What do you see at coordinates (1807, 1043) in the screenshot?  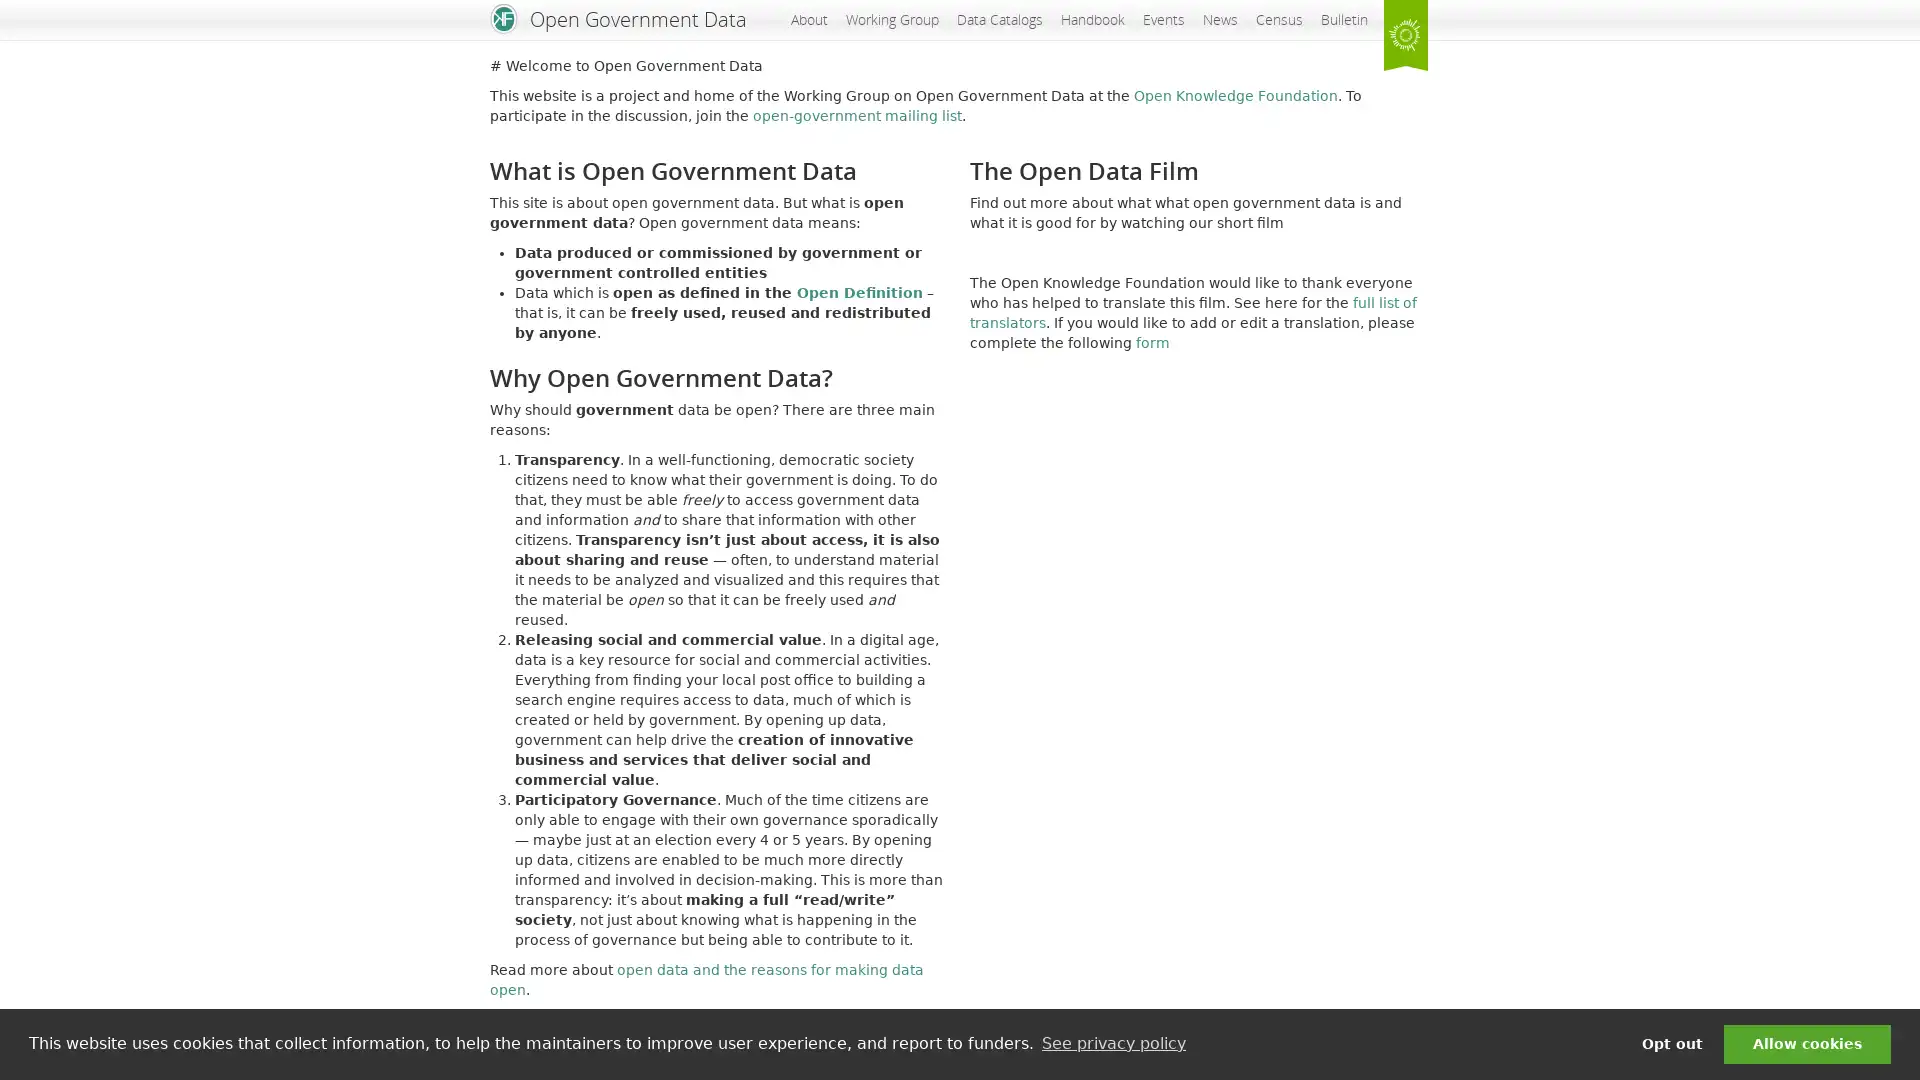 I see `dismiss cookie message` at bounding box center [1807, 1043].